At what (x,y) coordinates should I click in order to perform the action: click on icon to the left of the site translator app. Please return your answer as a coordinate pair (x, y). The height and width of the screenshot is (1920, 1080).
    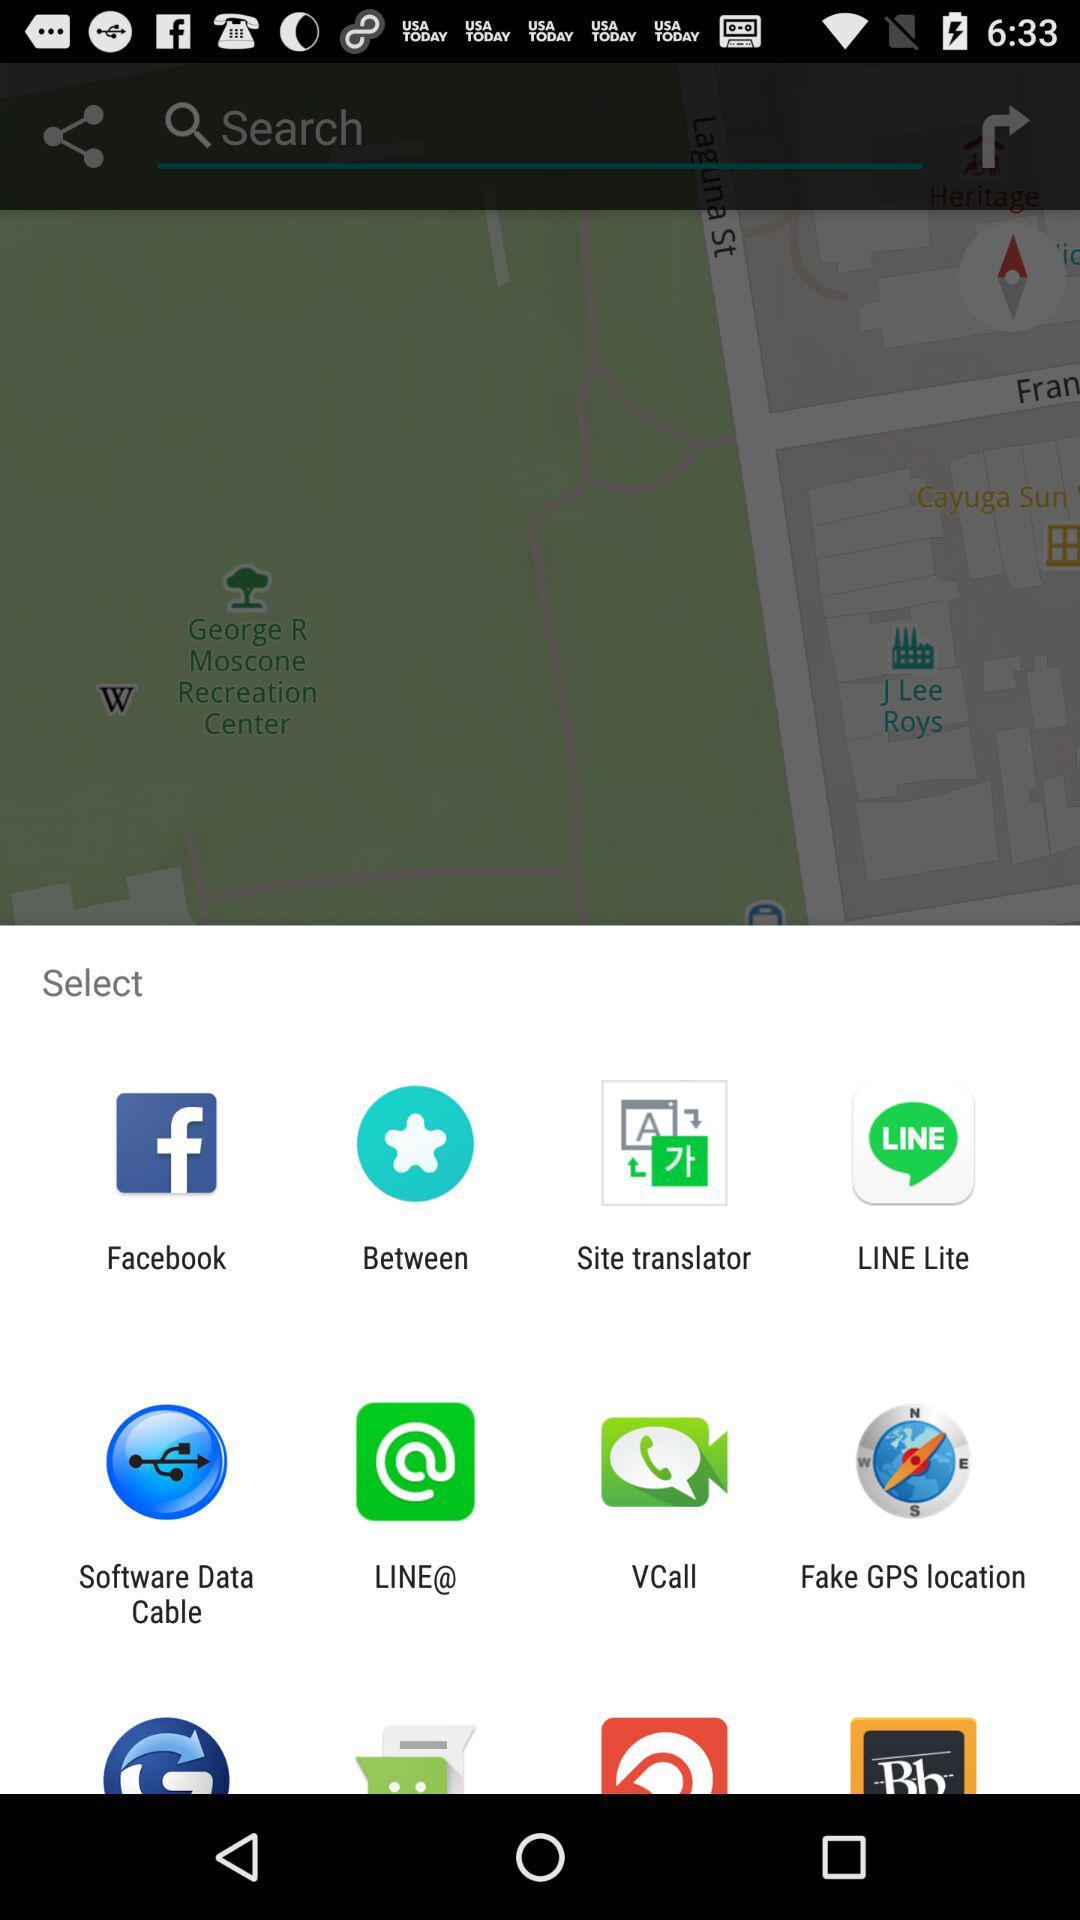
    Looking at the image, I should click on (414, 1274).